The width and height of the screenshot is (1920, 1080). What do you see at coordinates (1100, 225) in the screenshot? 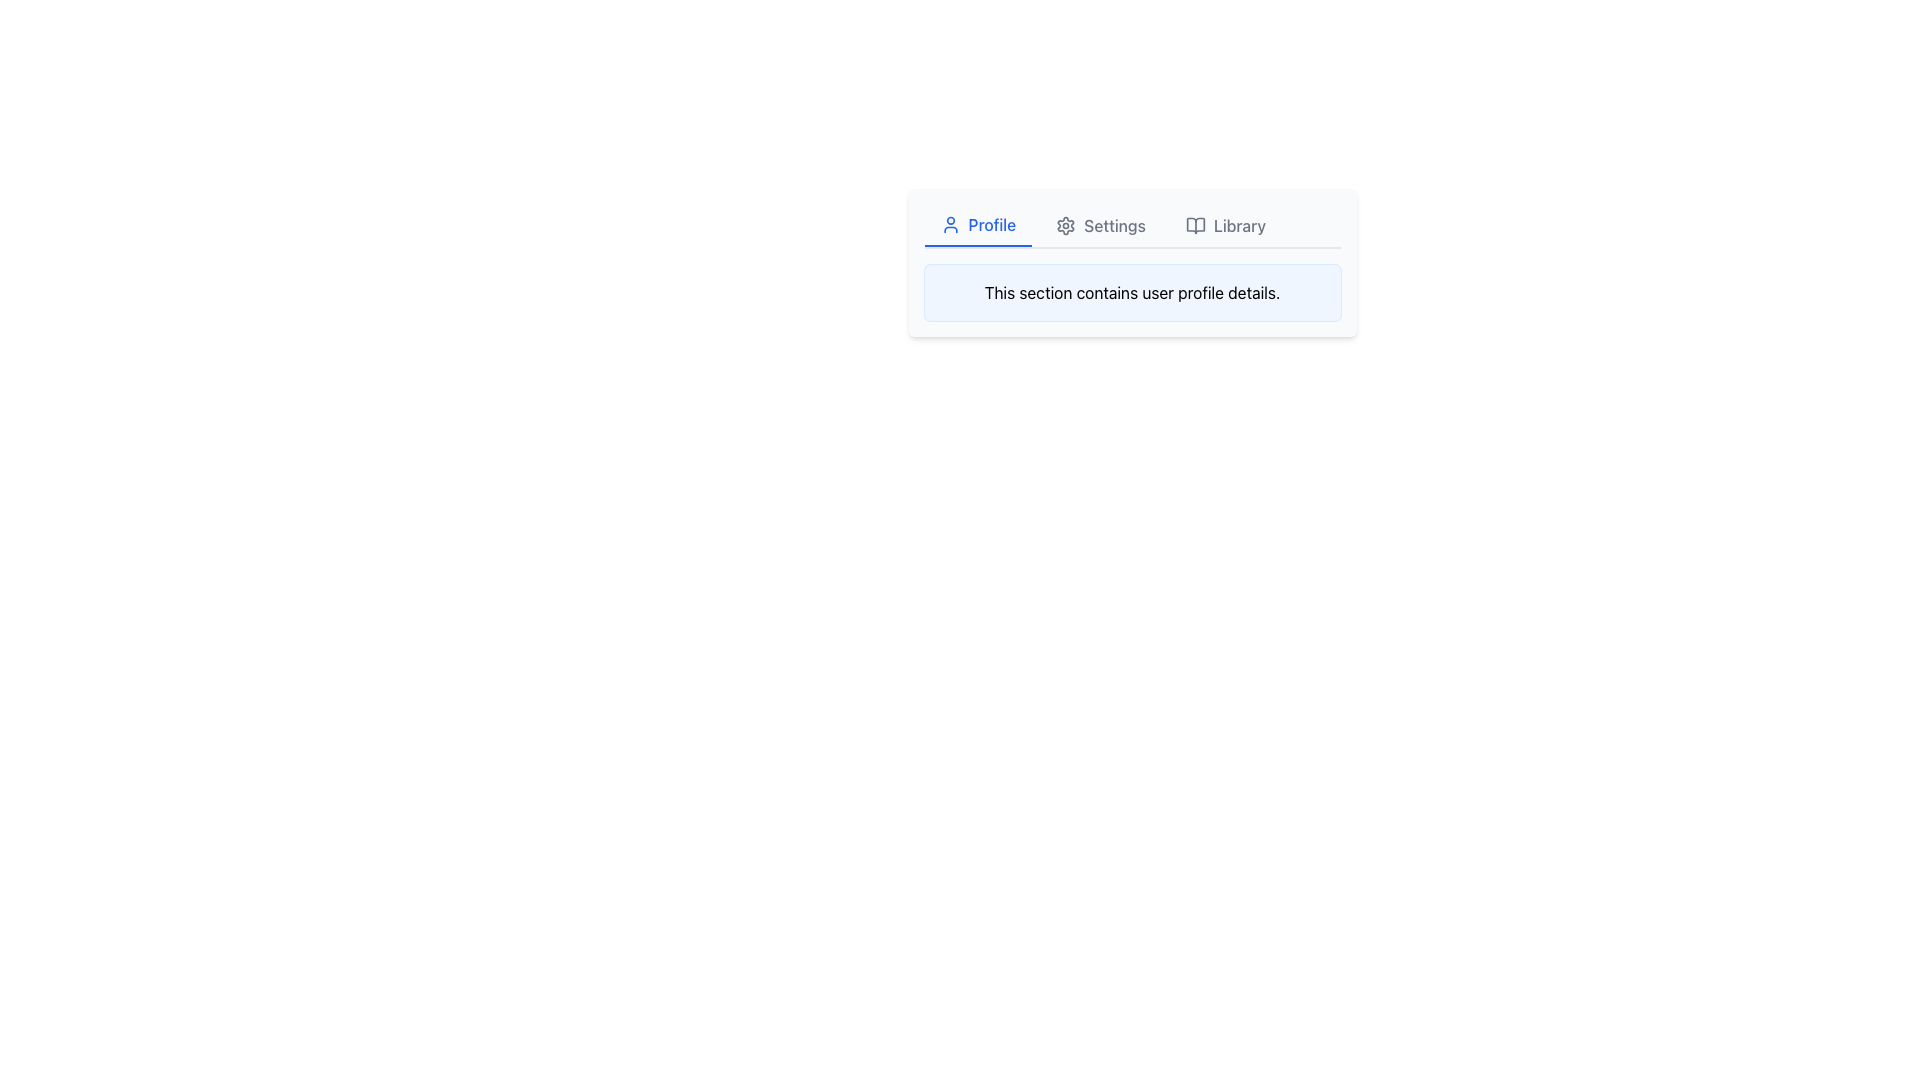
I see `the 'Settings' tab` at bounding box center [1100, 225].